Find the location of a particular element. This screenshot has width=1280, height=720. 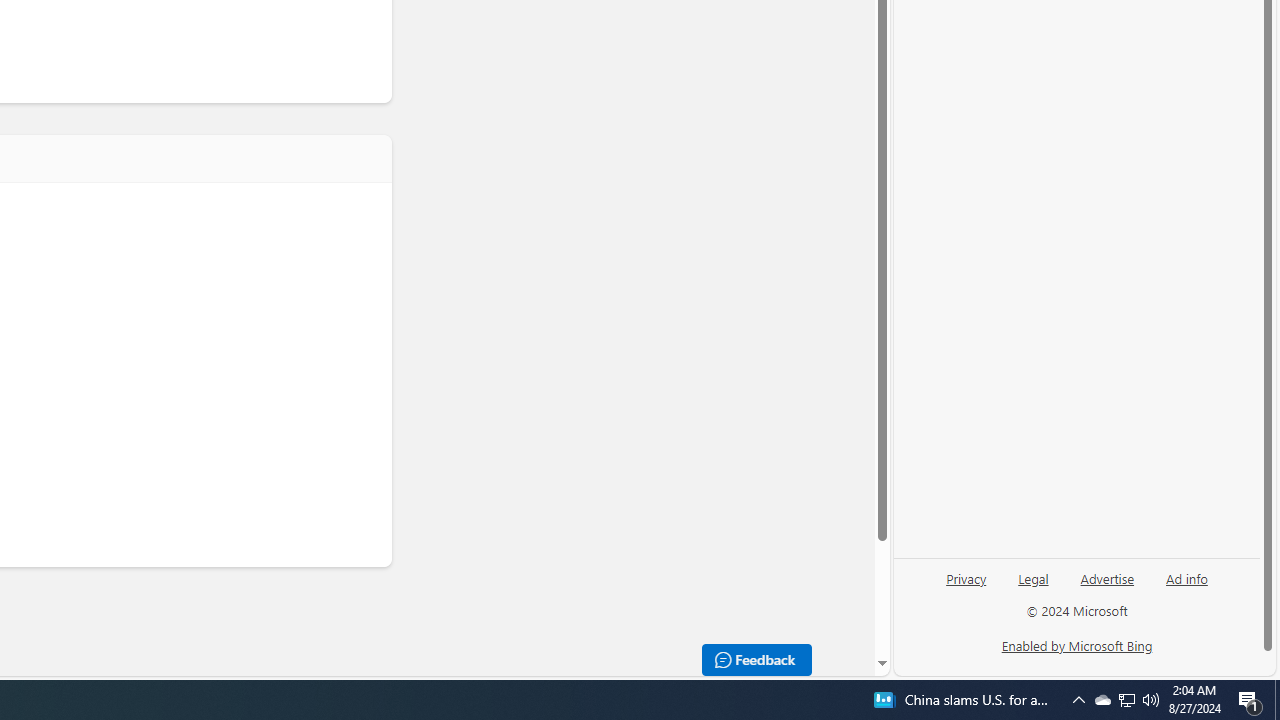

'Legal' is located at coordinates (1033, 585).